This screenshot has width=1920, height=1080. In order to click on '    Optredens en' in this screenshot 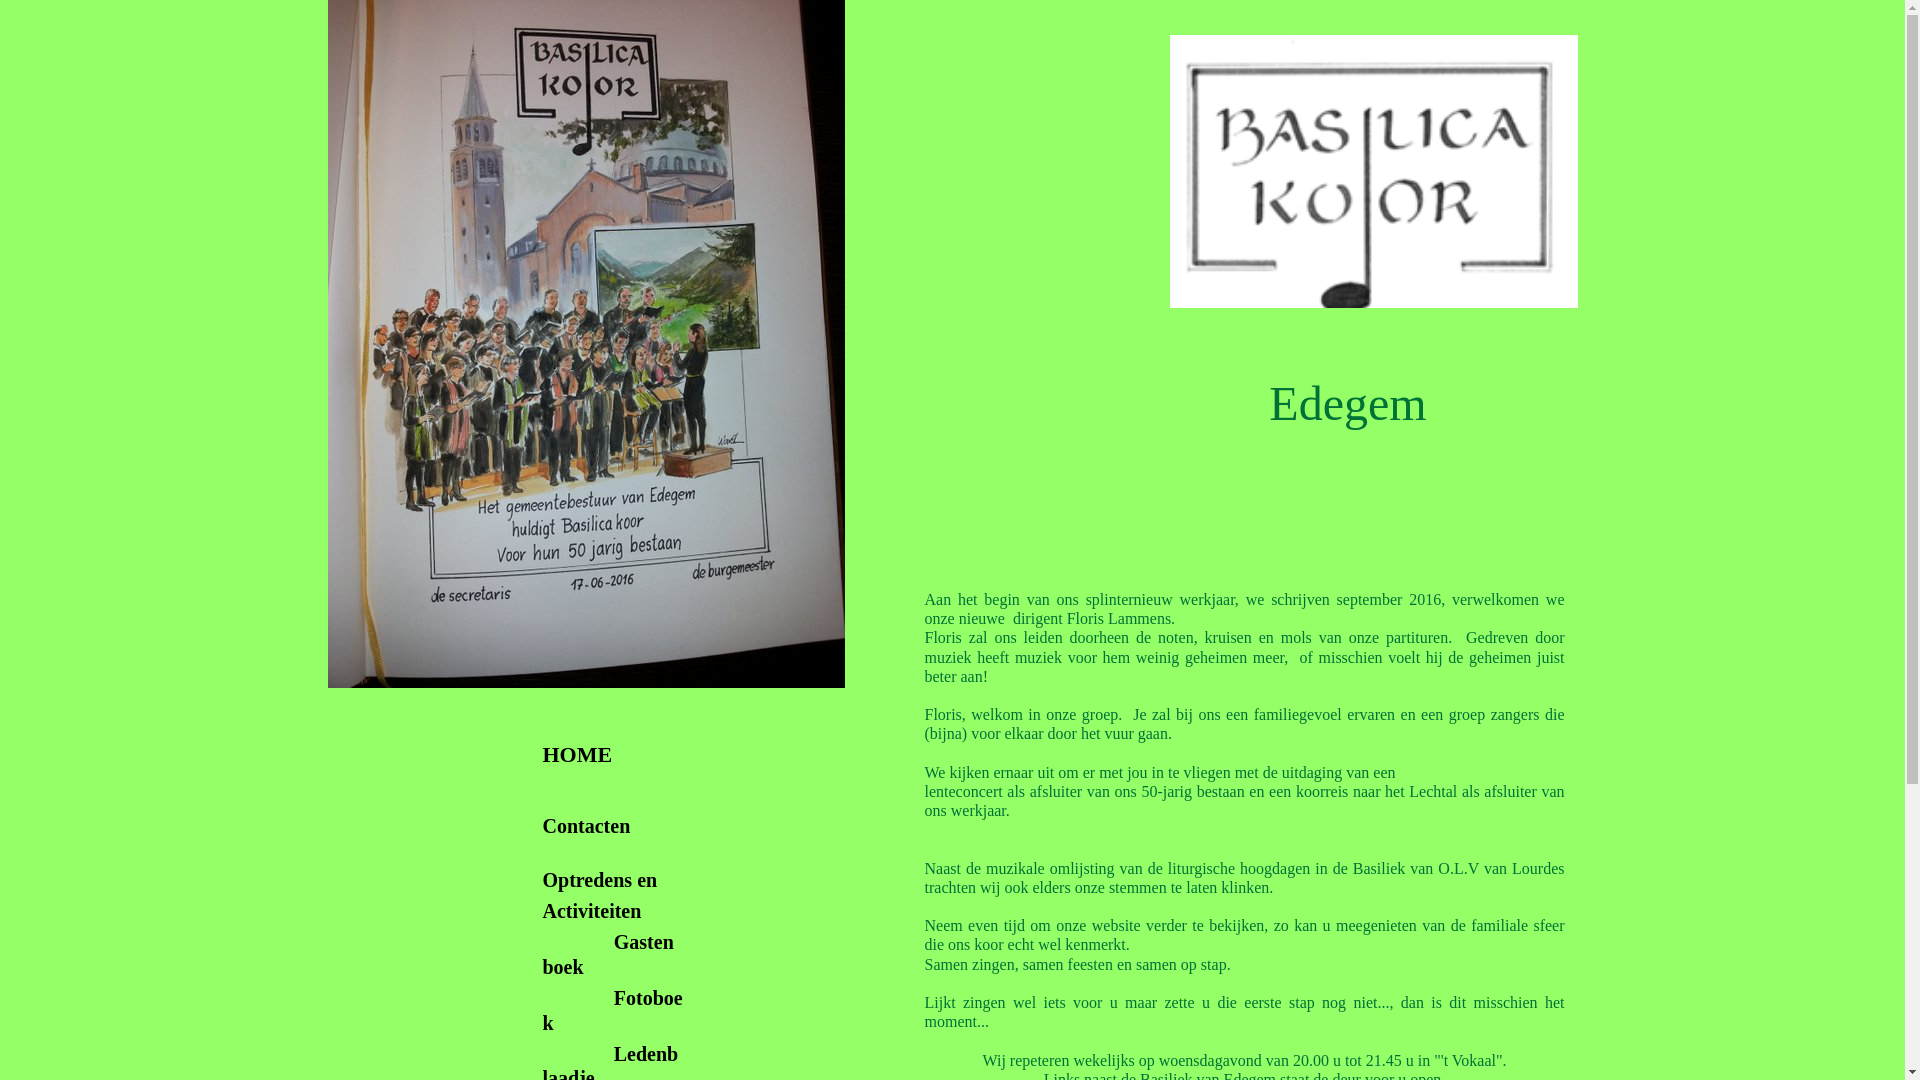, I will do `click(598, 869)`.